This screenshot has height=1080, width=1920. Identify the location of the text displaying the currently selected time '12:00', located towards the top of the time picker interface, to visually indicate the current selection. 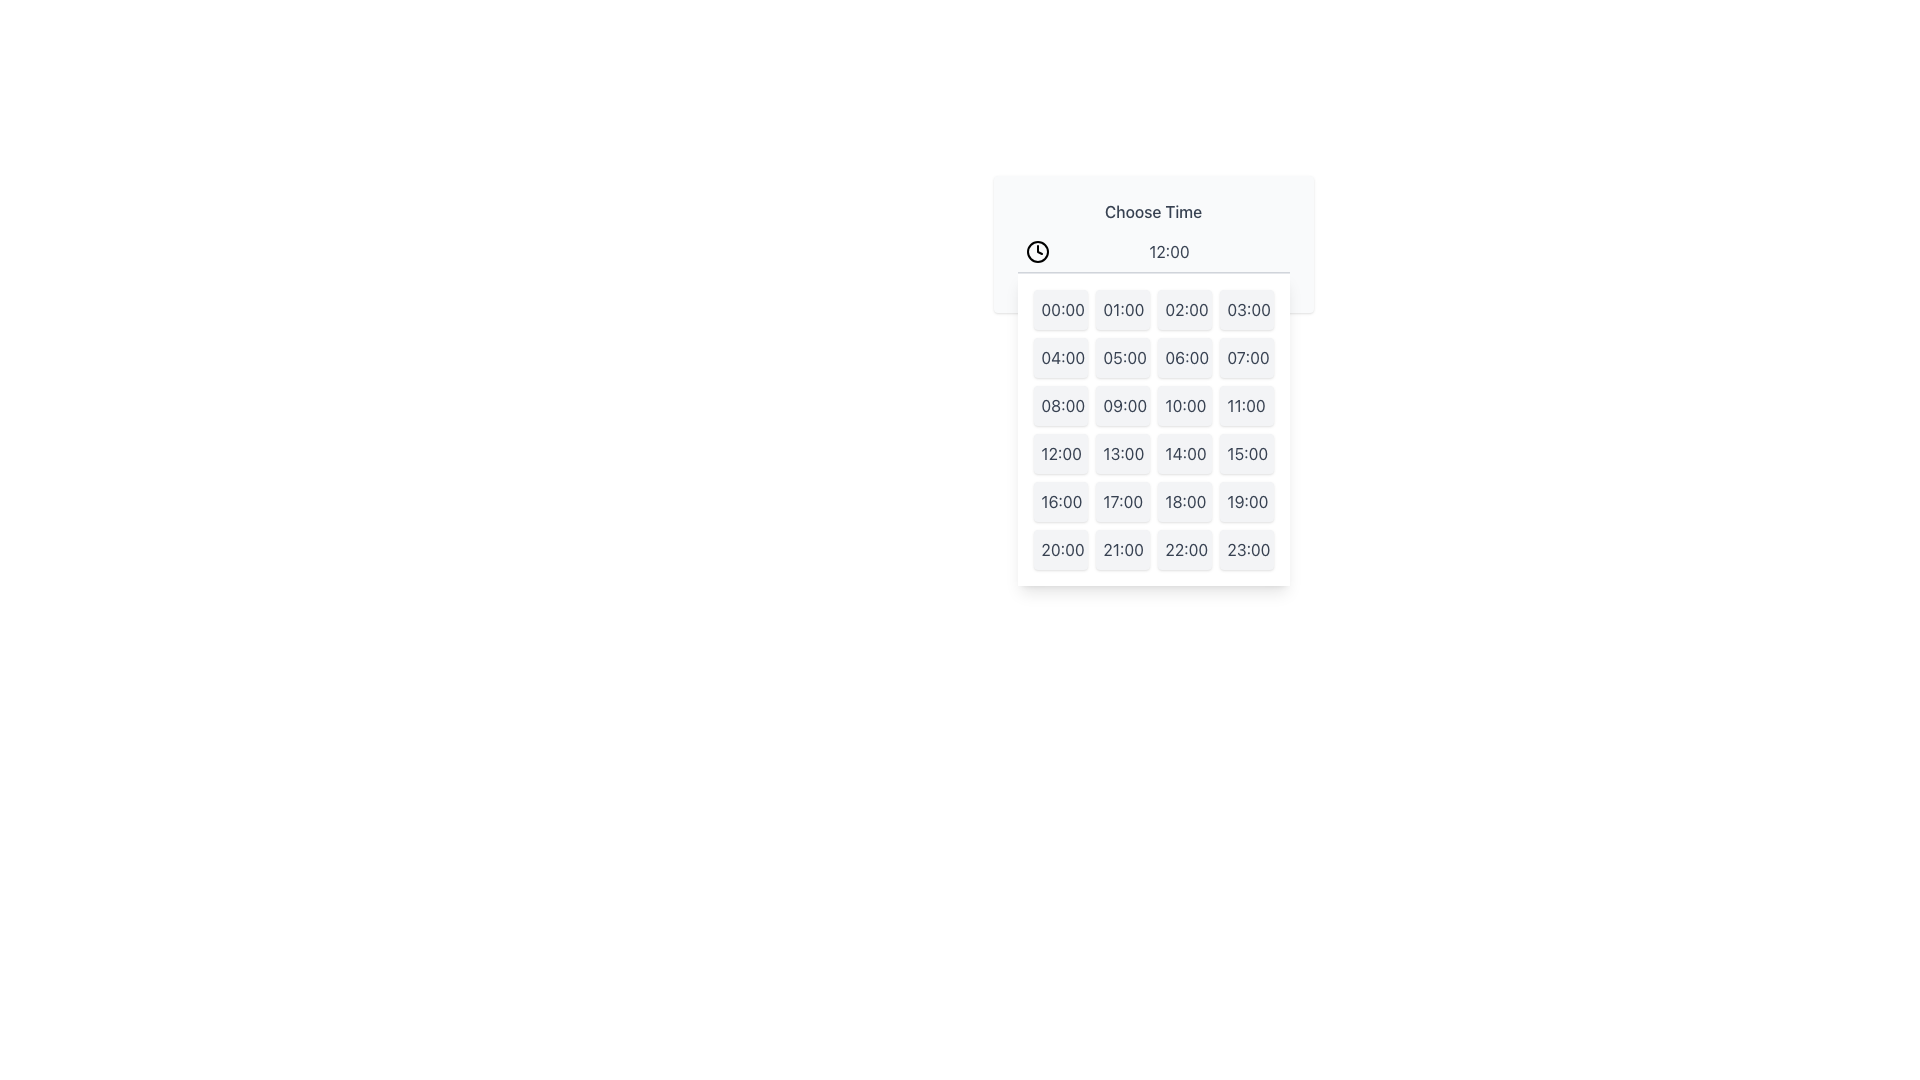
(1169, 250).